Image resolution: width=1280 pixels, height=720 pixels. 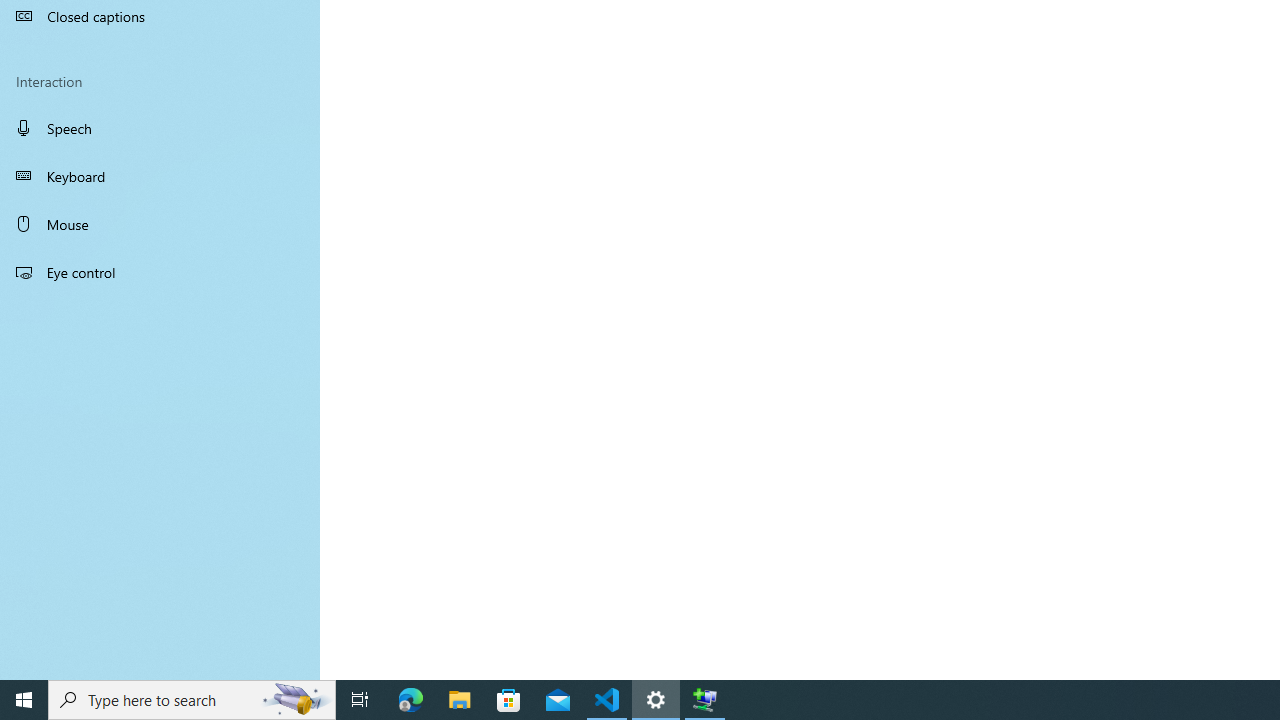 What do you see at coordinates (606, 698) in the screenshot?
I see `'Visual Studio Code - 1 running window'` at bounding box center [606, 698].